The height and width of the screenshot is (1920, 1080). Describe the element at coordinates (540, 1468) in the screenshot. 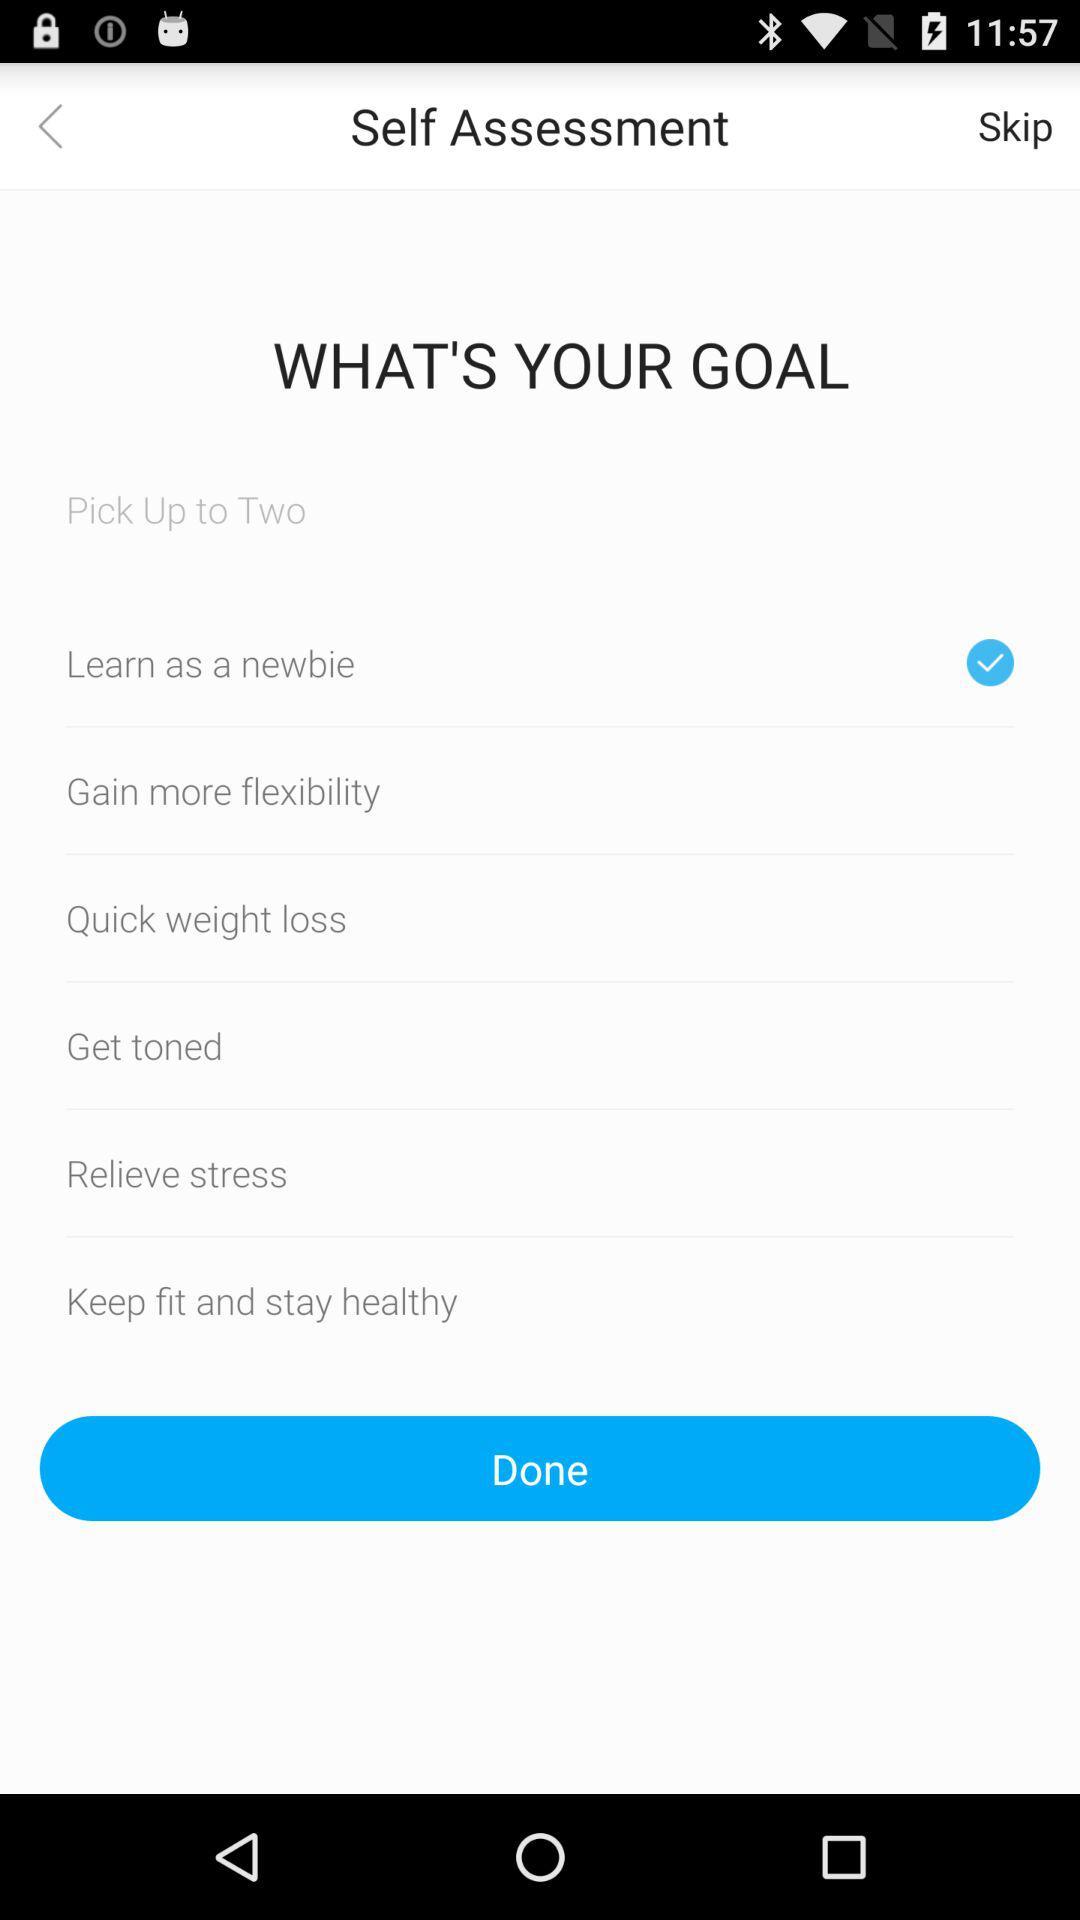

I see `done at the bottom` at that location.